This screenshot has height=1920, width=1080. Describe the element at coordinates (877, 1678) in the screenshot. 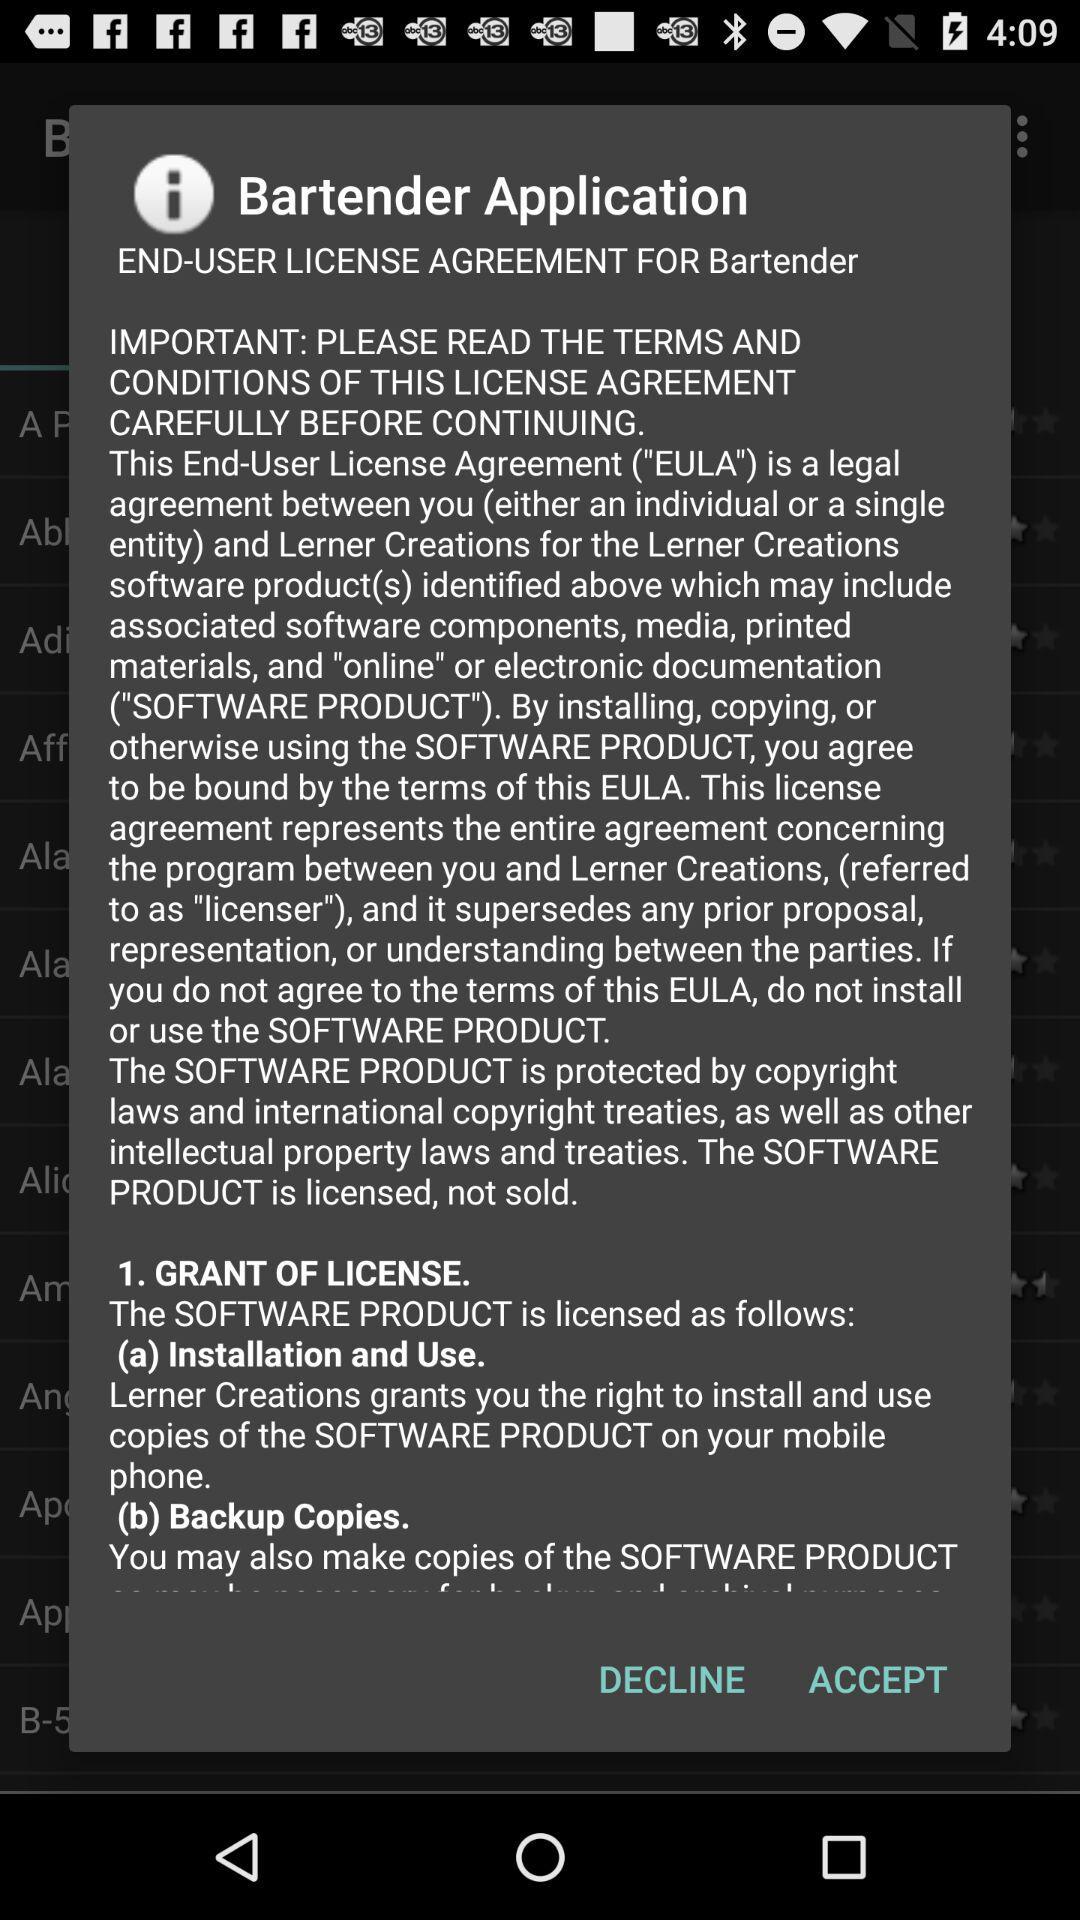

I see `the icon next to decline button` at that location.